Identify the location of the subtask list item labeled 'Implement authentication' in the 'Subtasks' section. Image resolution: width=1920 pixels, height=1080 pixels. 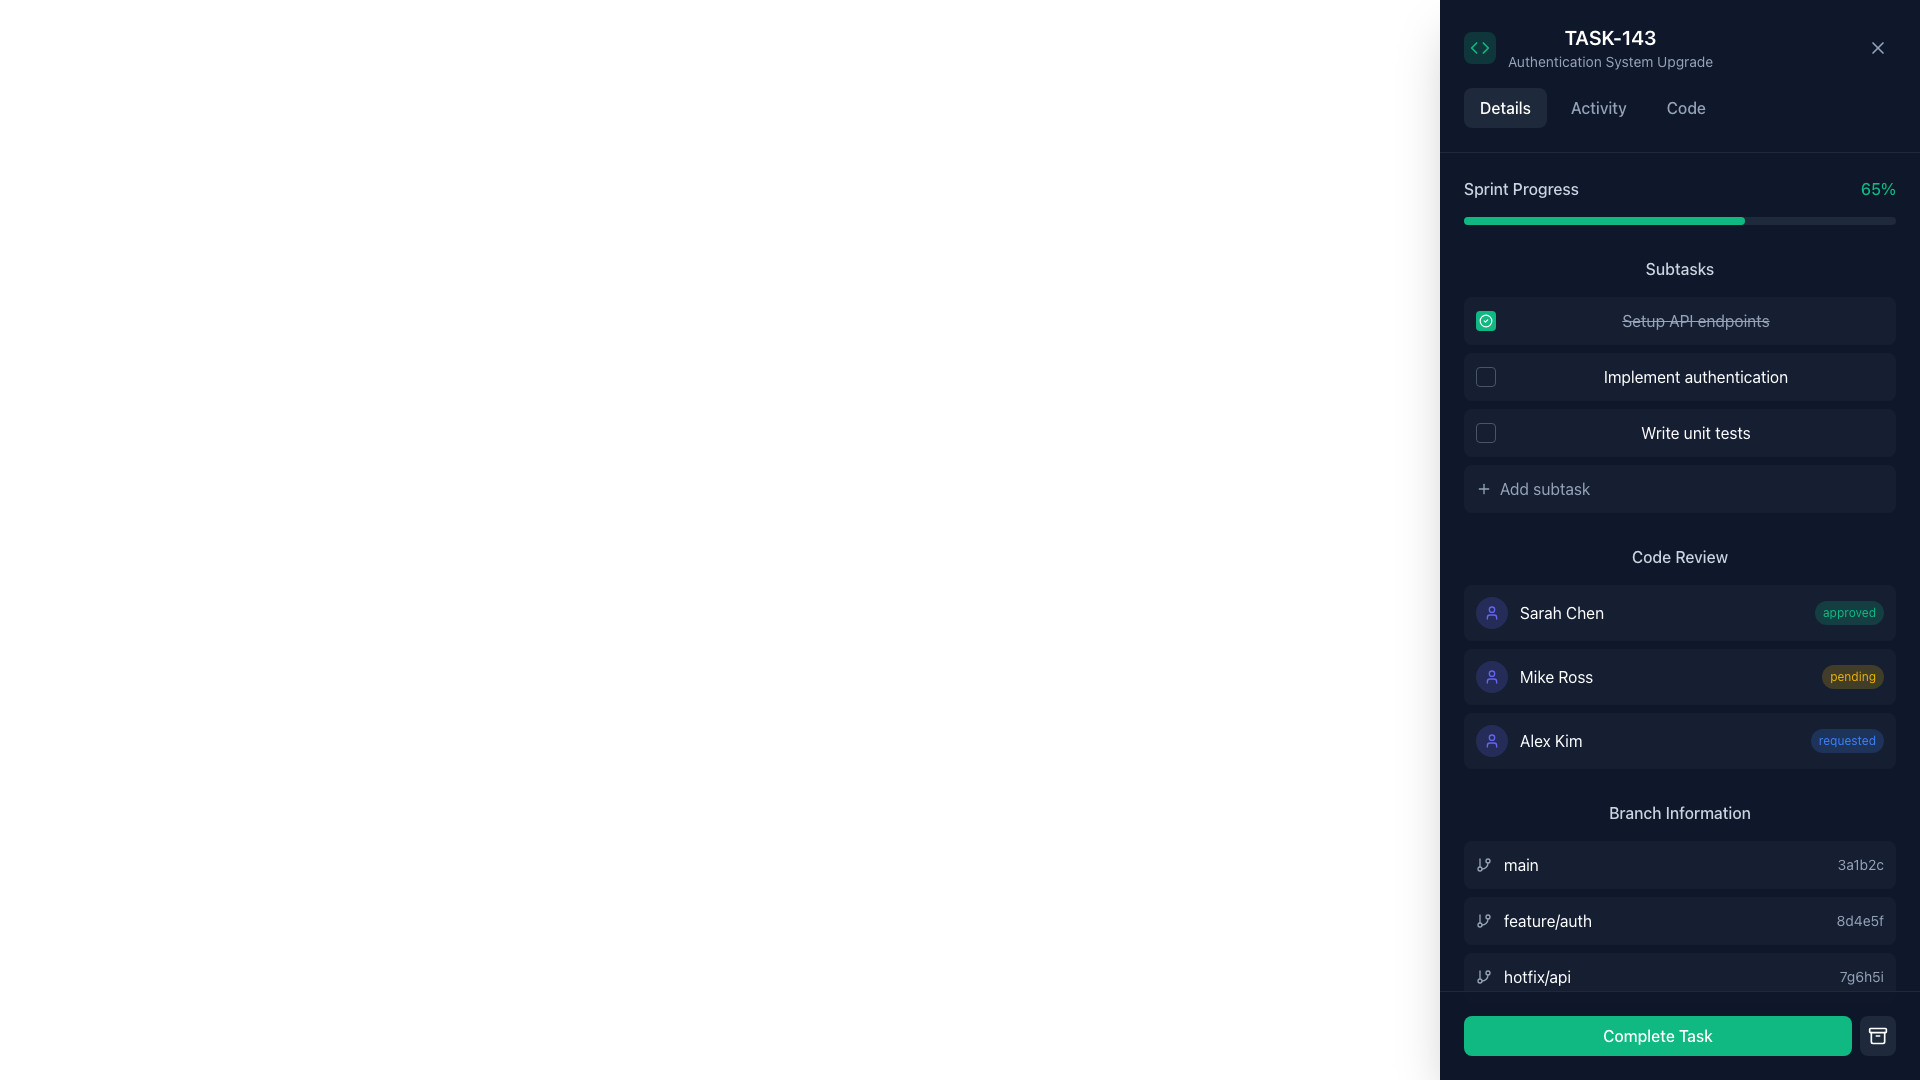
(1680, 385).